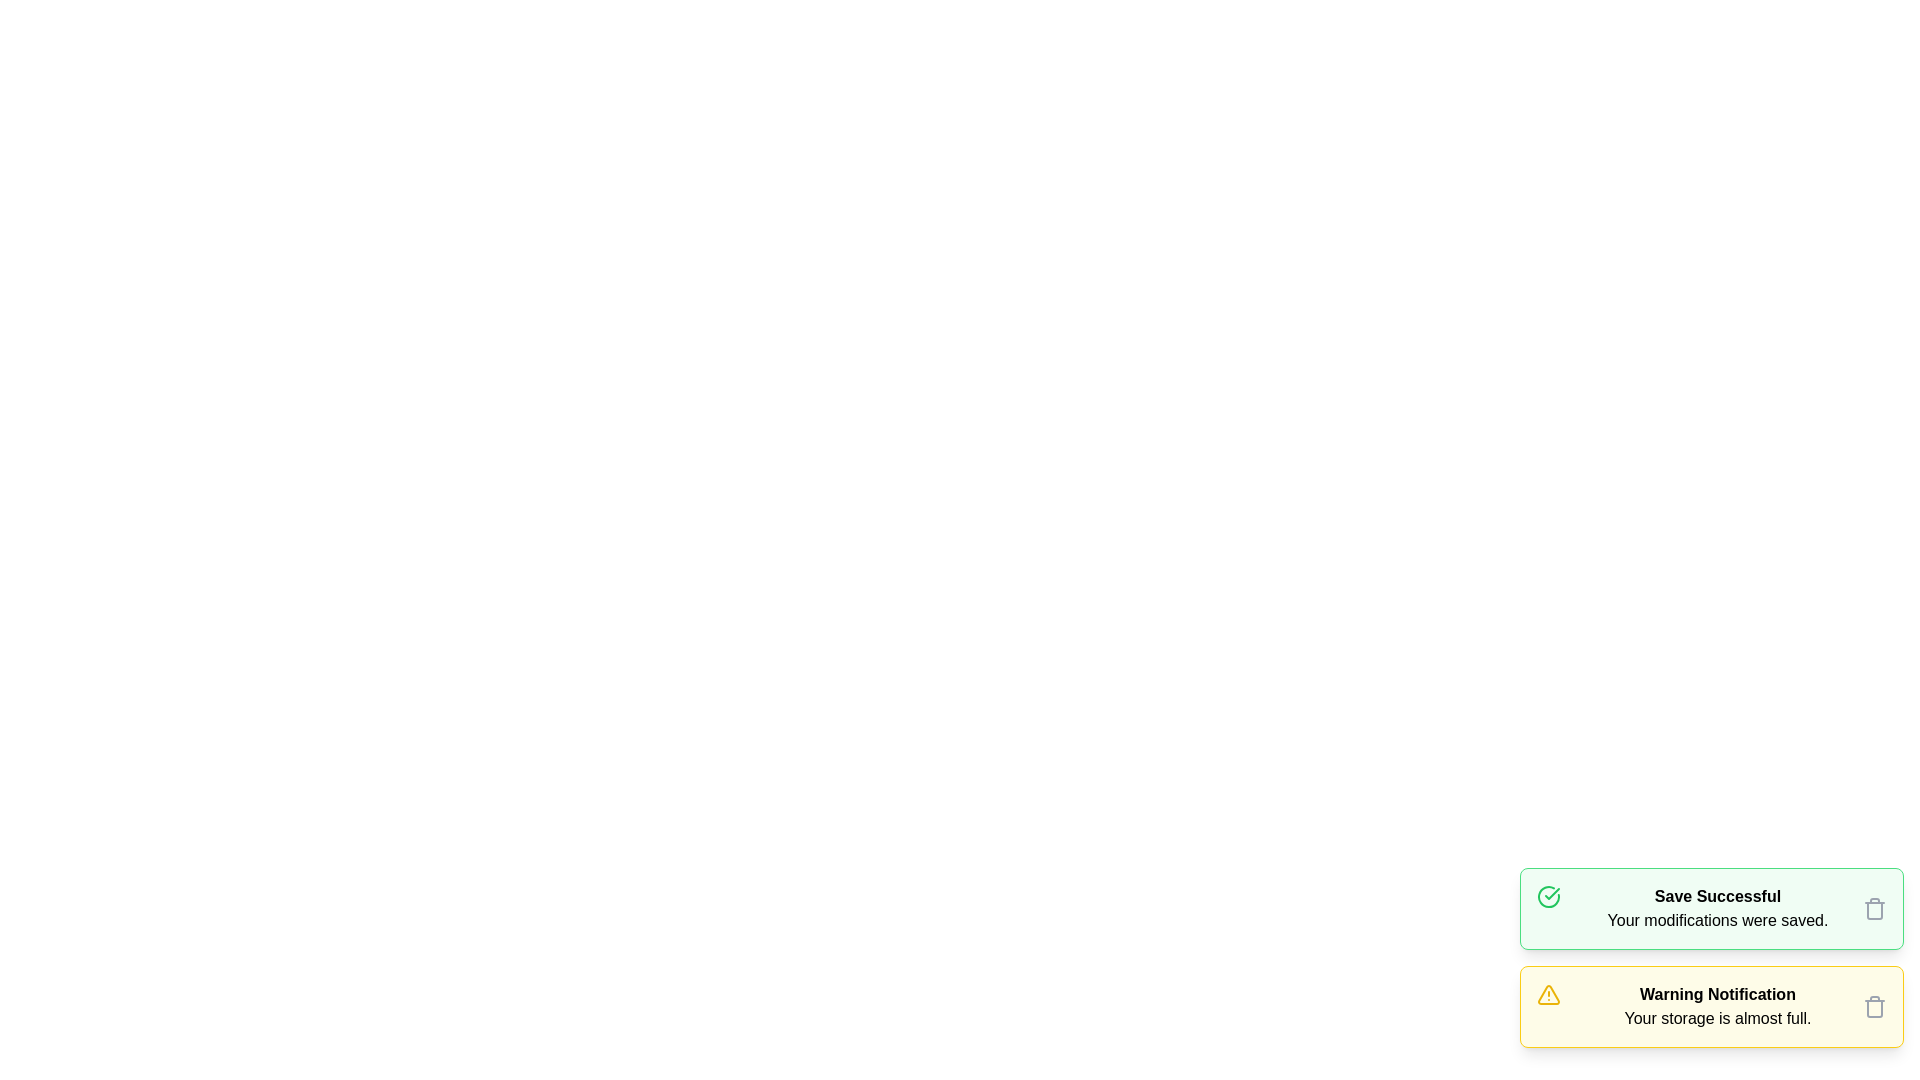 This screenshot has height=1080, width=1920. I want to click on the trash can icon to dismiss the notification, so click(1874, 909).